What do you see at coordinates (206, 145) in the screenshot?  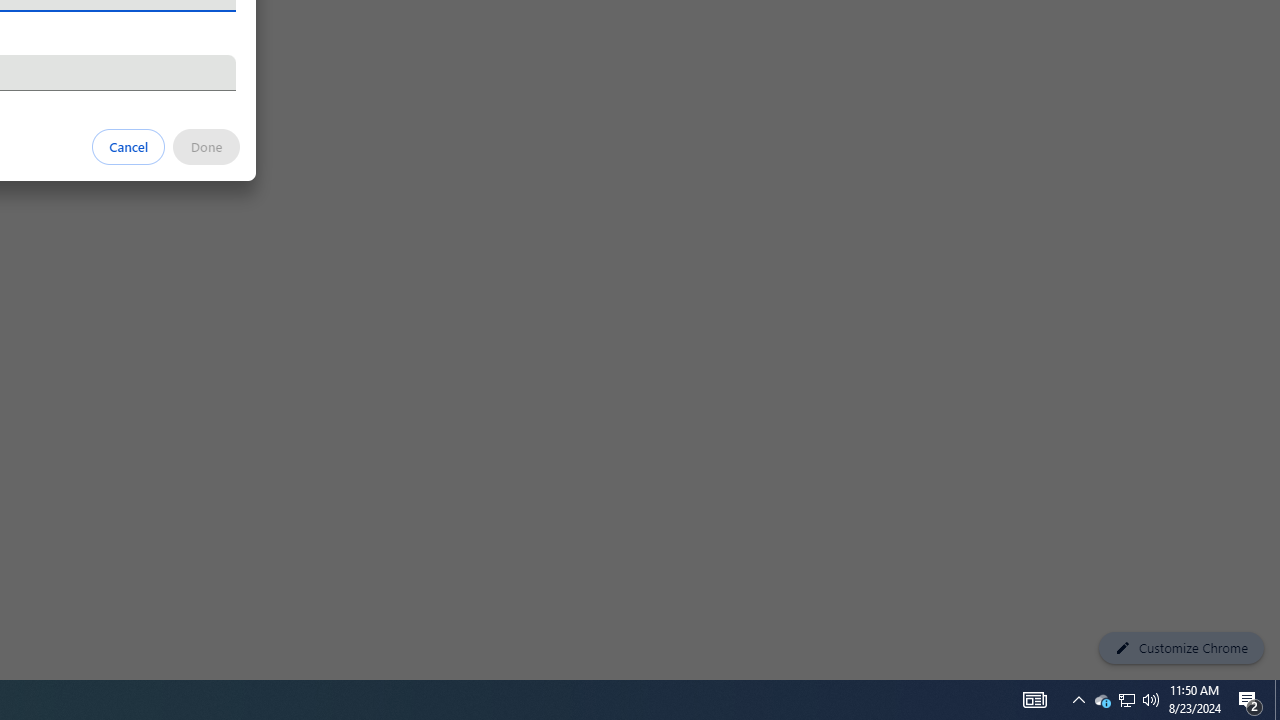 I see `'Done'` at bounding box center [206, 145].